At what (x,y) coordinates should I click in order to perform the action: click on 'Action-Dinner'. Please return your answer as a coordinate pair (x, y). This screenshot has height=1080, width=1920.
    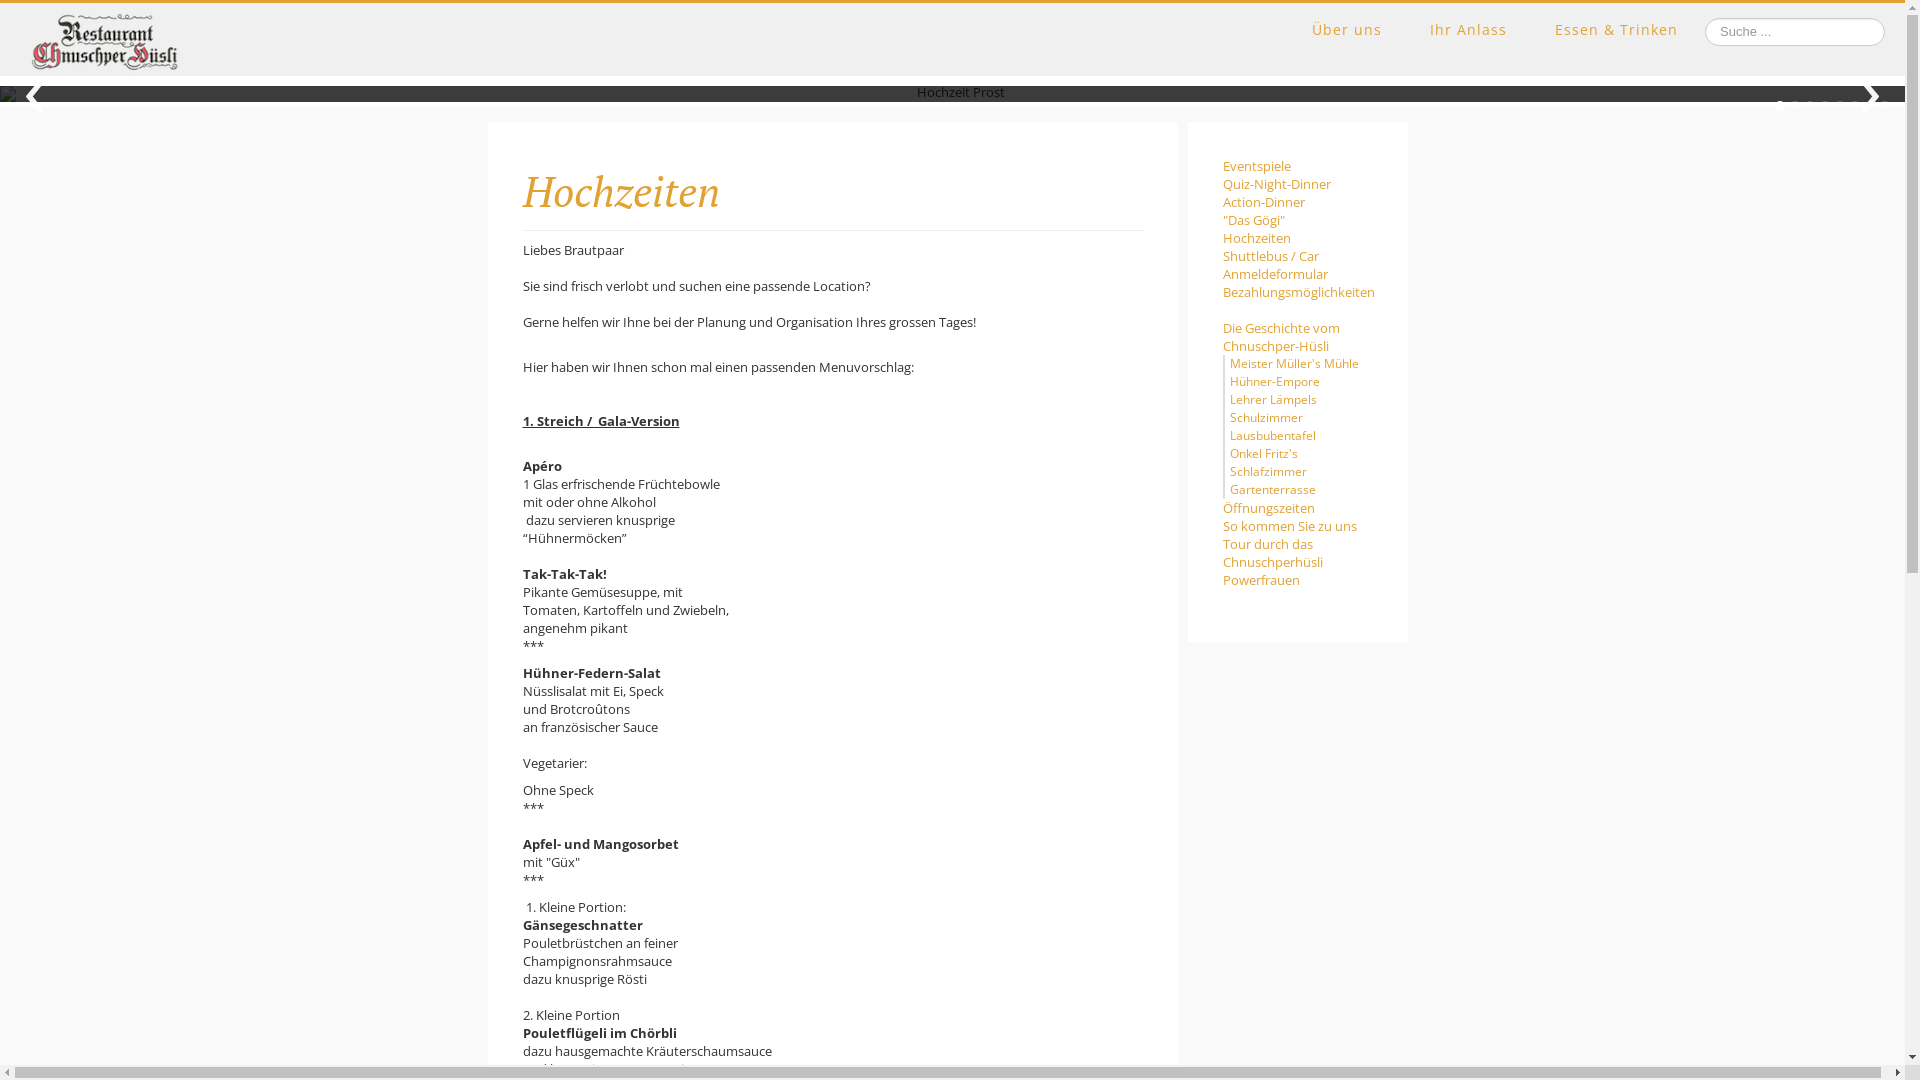
    Looking at the image, I should click on (1297, 201).